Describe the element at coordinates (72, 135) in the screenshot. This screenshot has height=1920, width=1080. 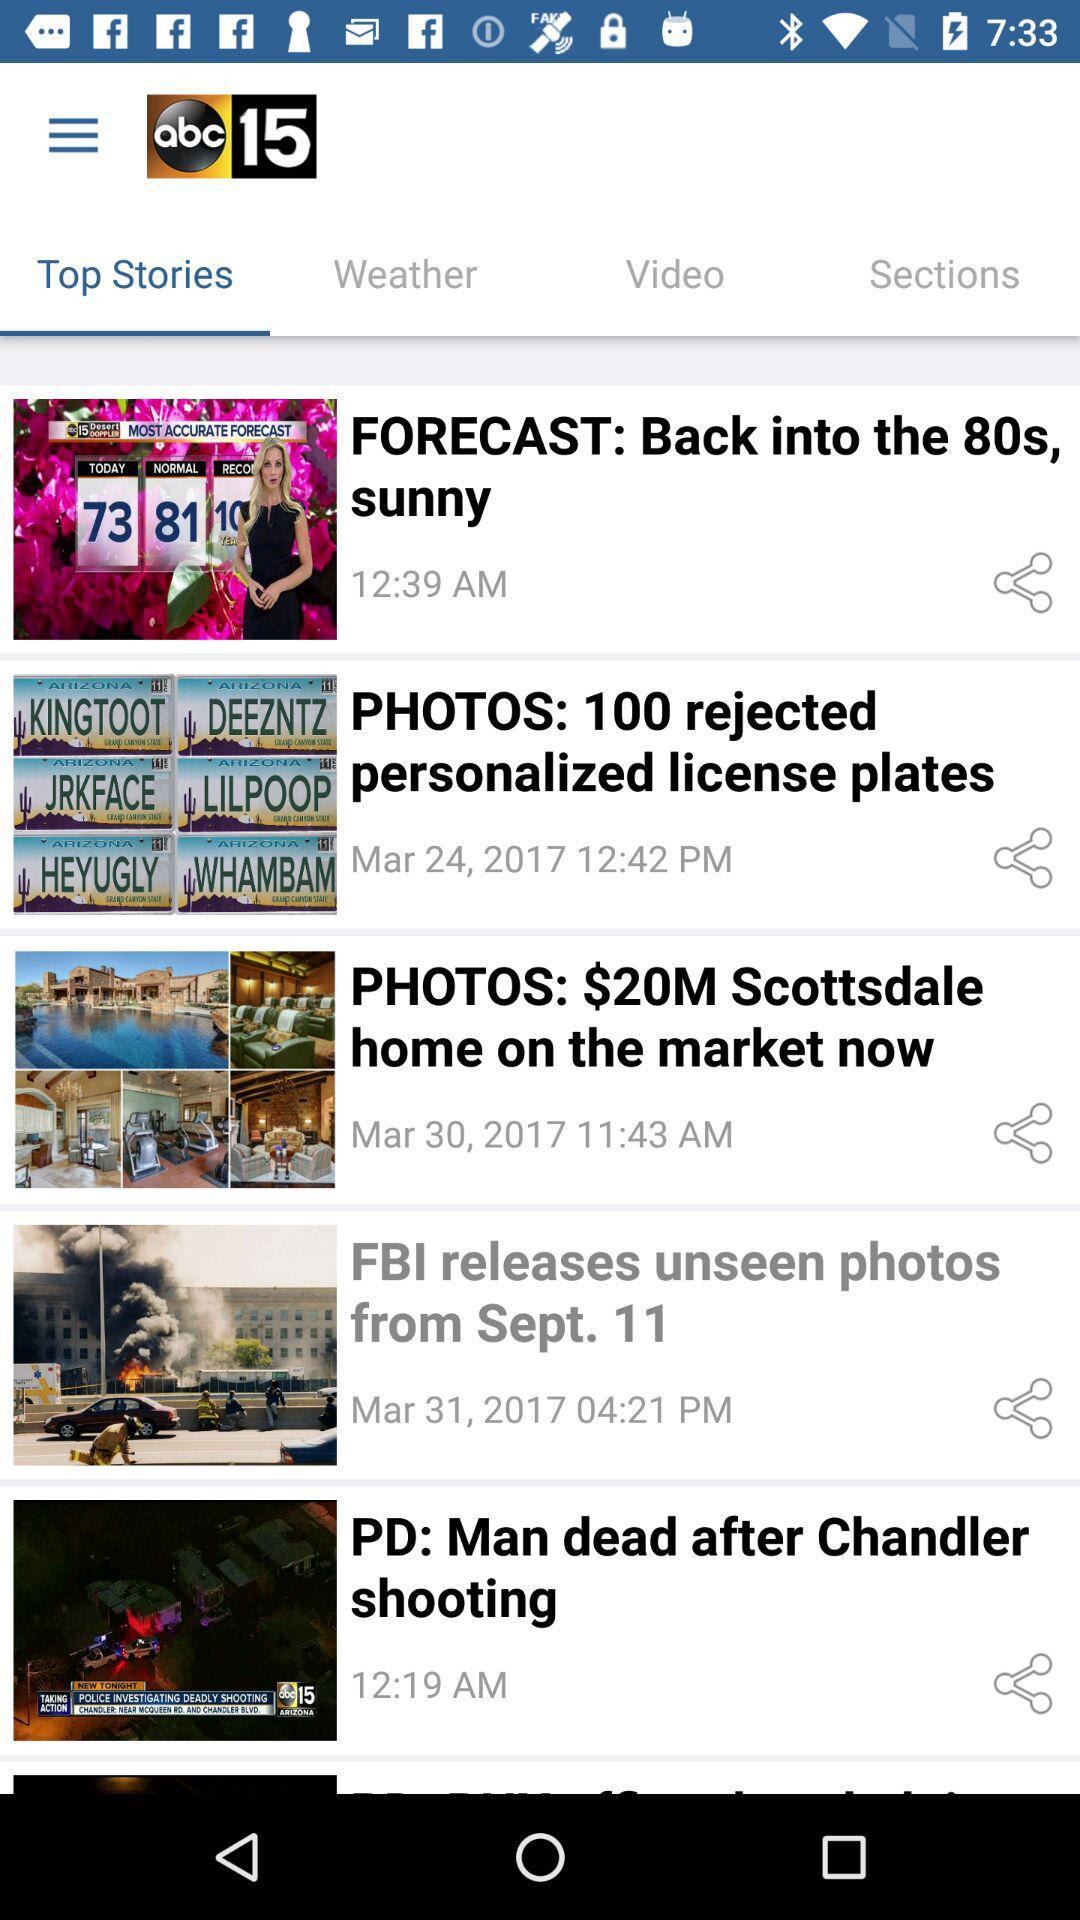
I see `the icon above top stories icon` at that location.